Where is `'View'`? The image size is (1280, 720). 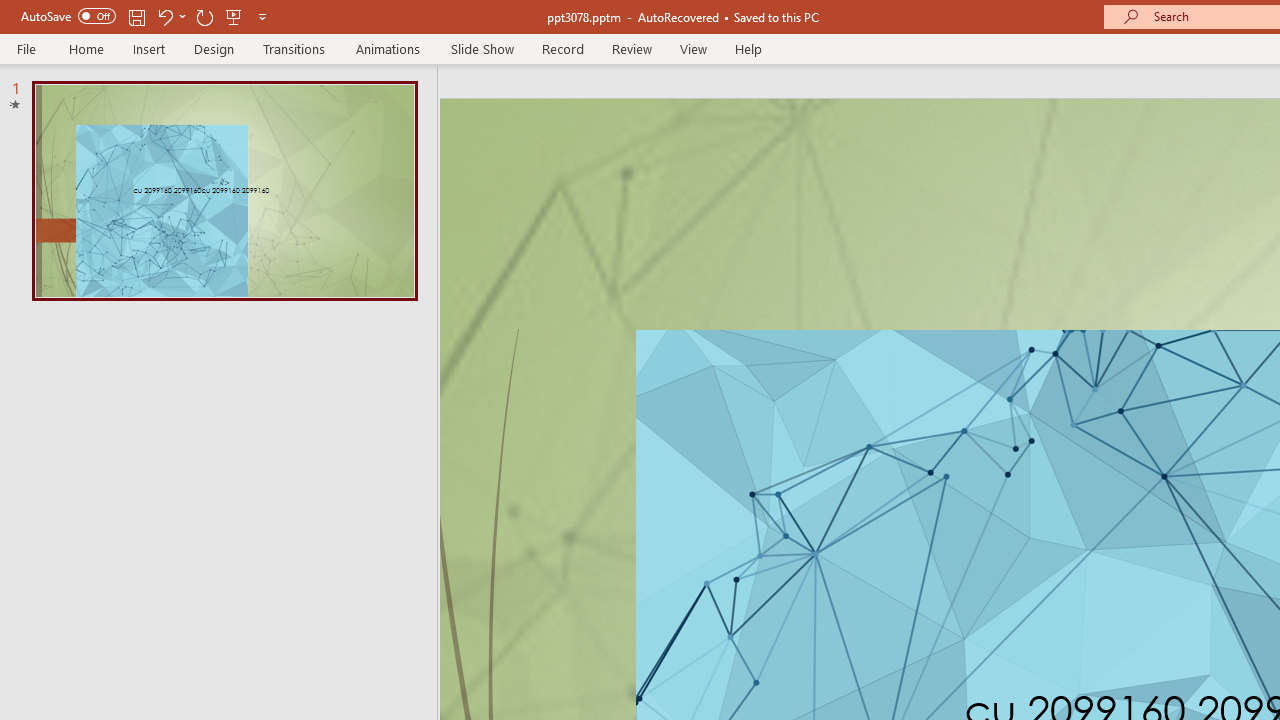
'View' is located at coordinates (693, 48).